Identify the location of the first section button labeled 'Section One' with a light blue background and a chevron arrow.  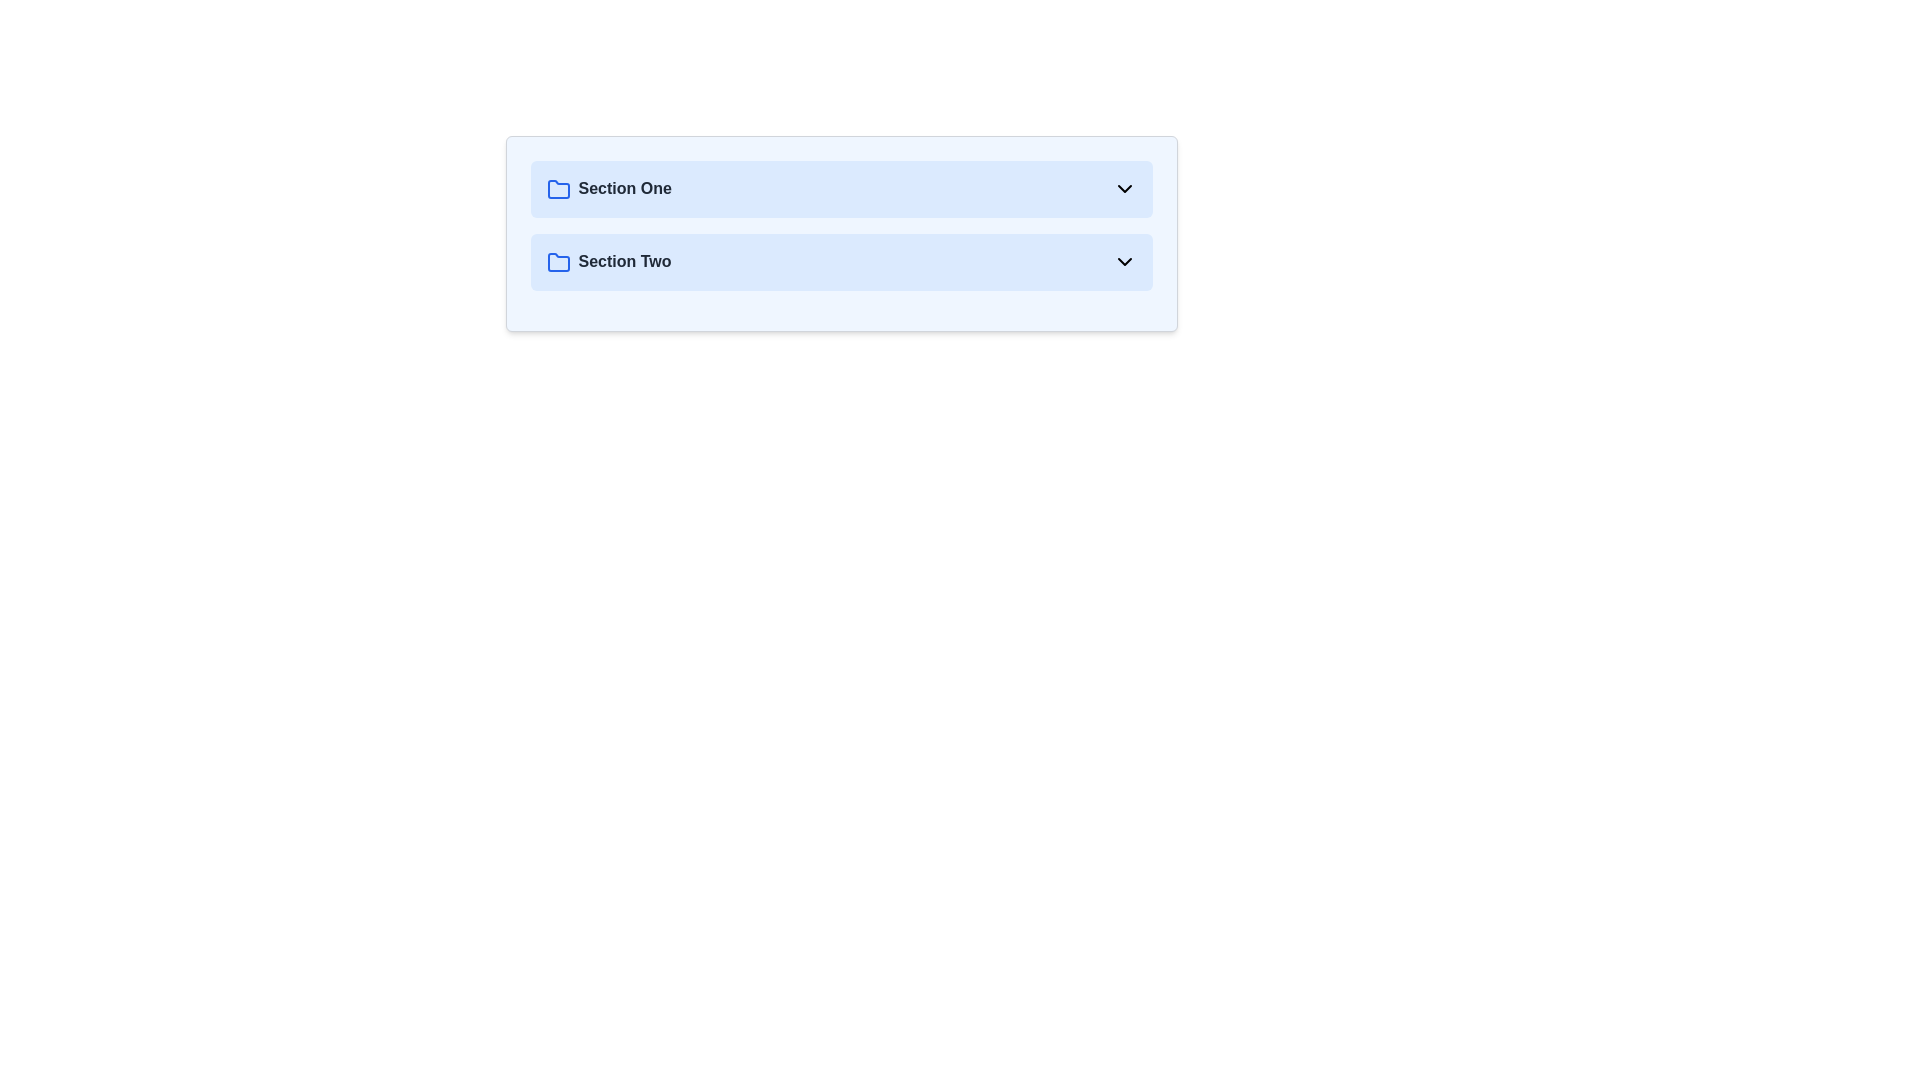
(841, 189).